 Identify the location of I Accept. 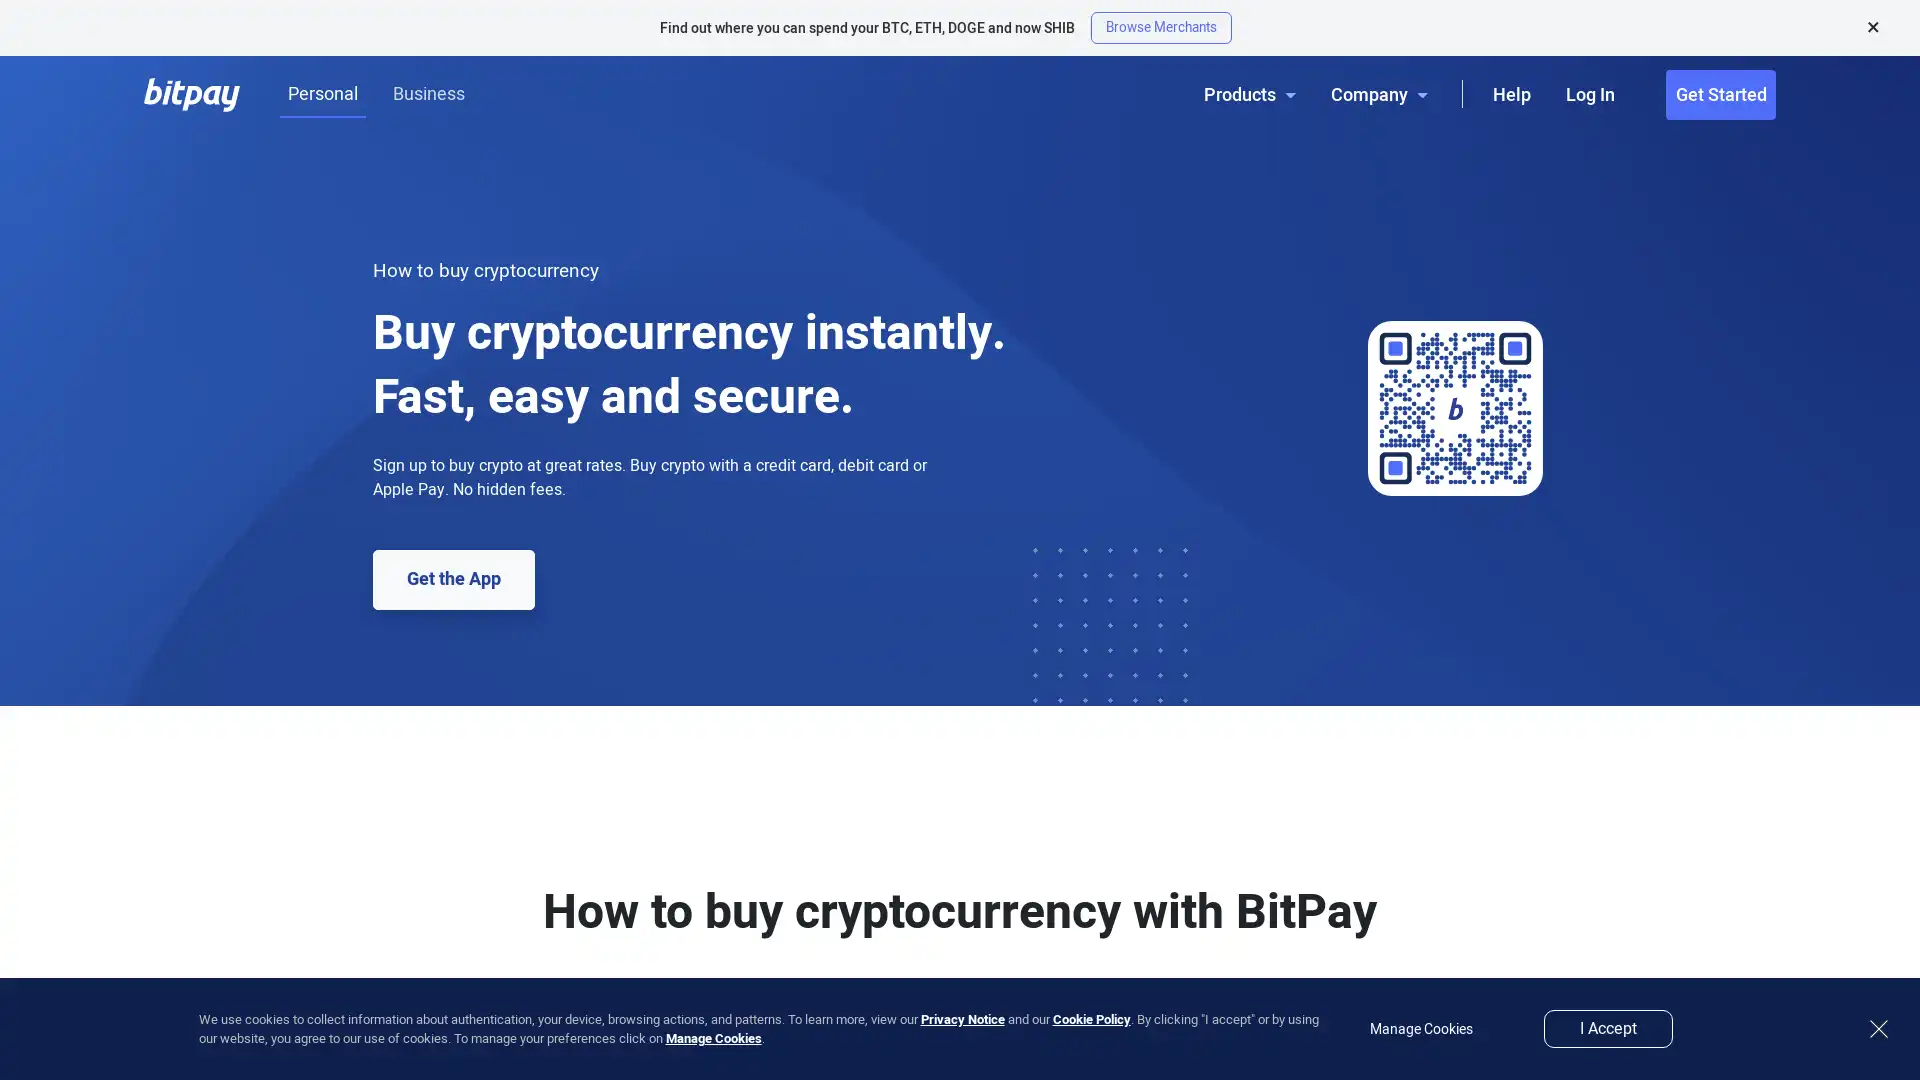
(1608, 1029).